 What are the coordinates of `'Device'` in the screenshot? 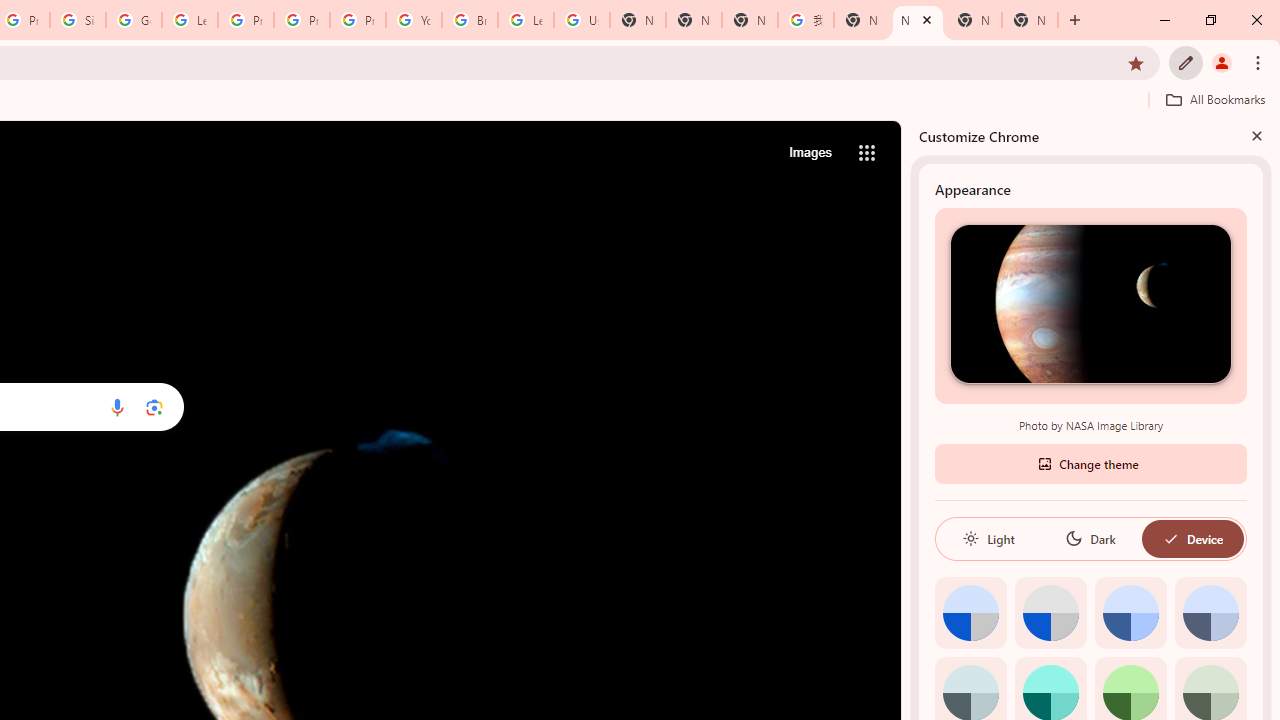 It's located at (1192, 537).